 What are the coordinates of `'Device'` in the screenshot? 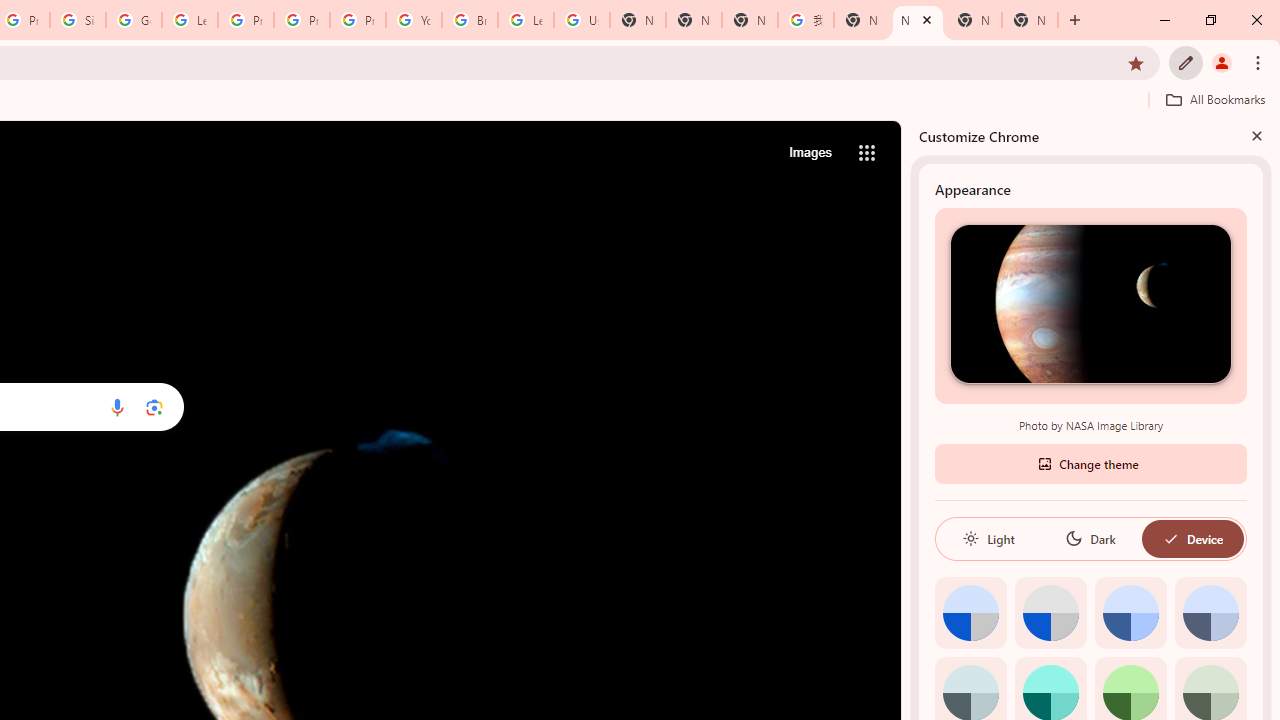 It's located at (1192, 537).